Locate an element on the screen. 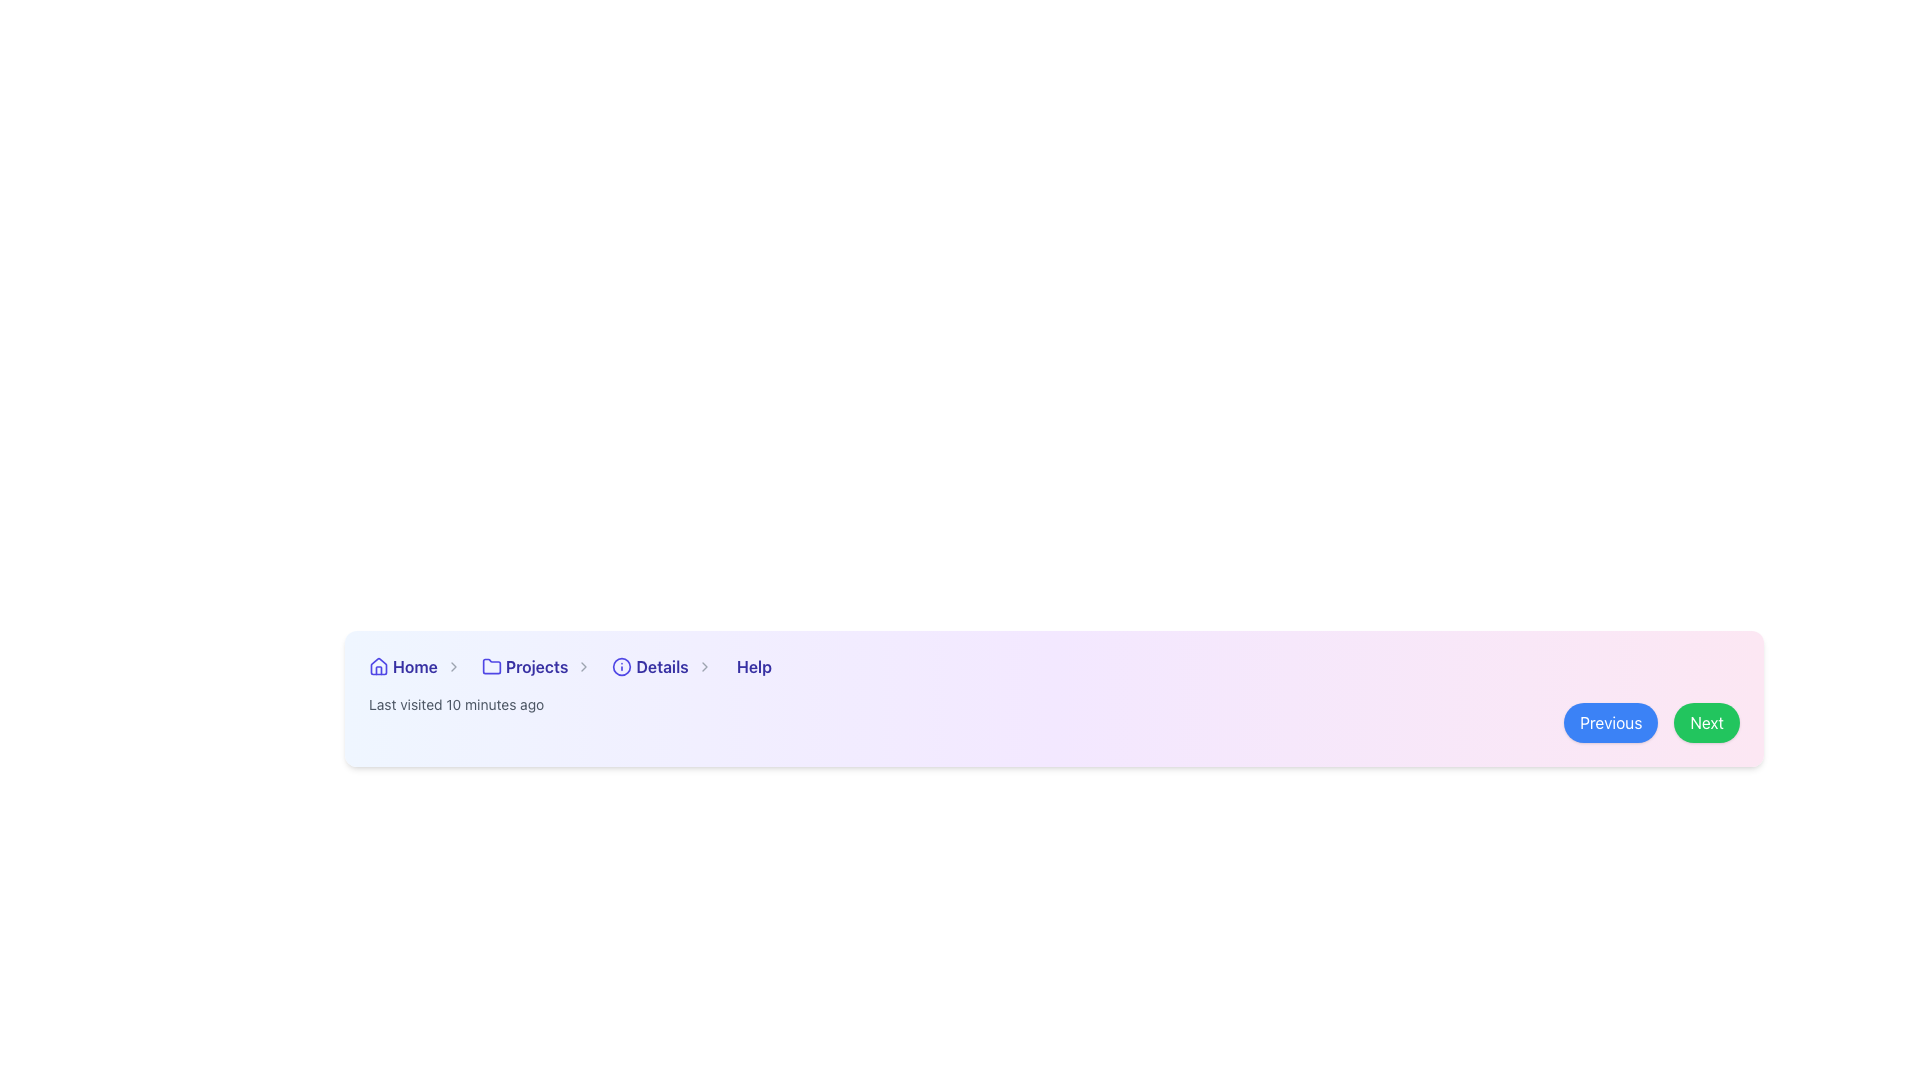 Image resolution: width=1920 pixels, height=1080 pixels. the home icon in the breadcrumb navigation bar is located at coordinates (379, 667).